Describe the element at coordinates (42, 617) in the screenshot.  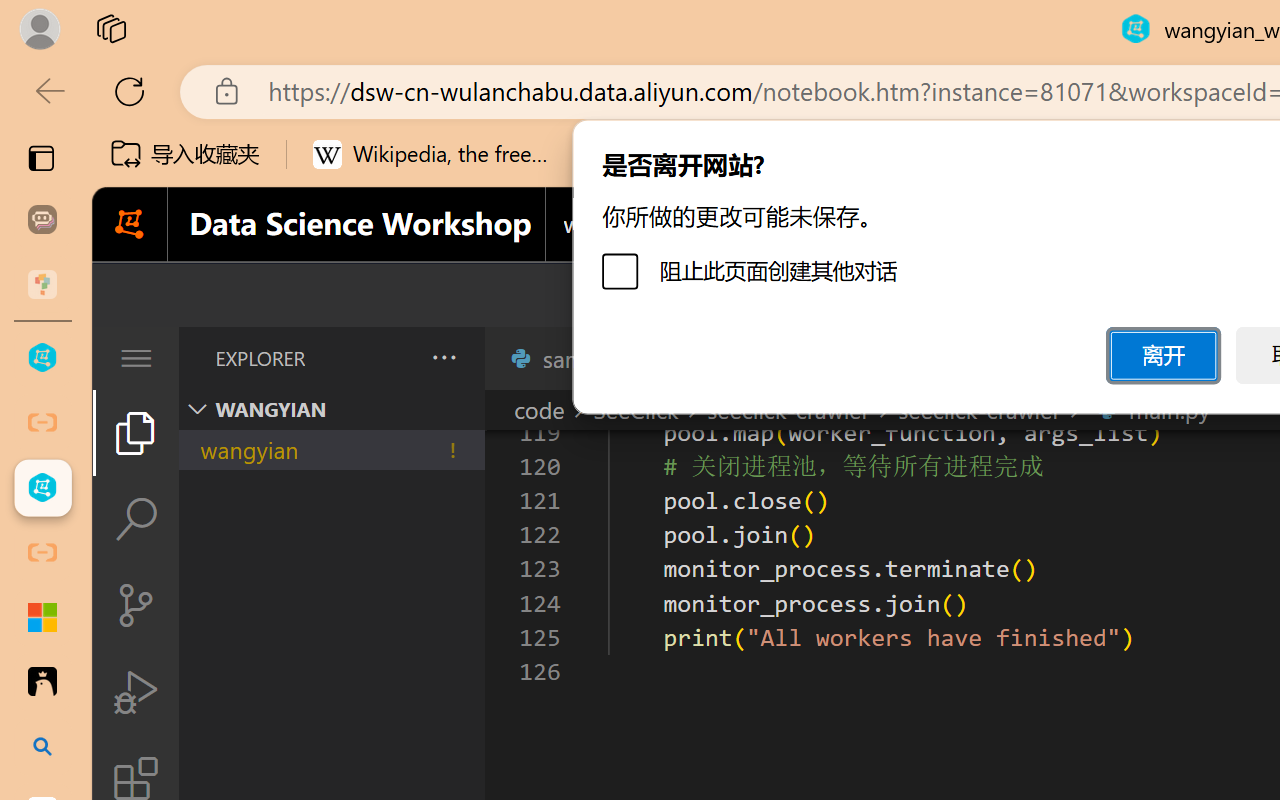
I see `'Adjust indents and spacing - Microsoft Support'` at that location.